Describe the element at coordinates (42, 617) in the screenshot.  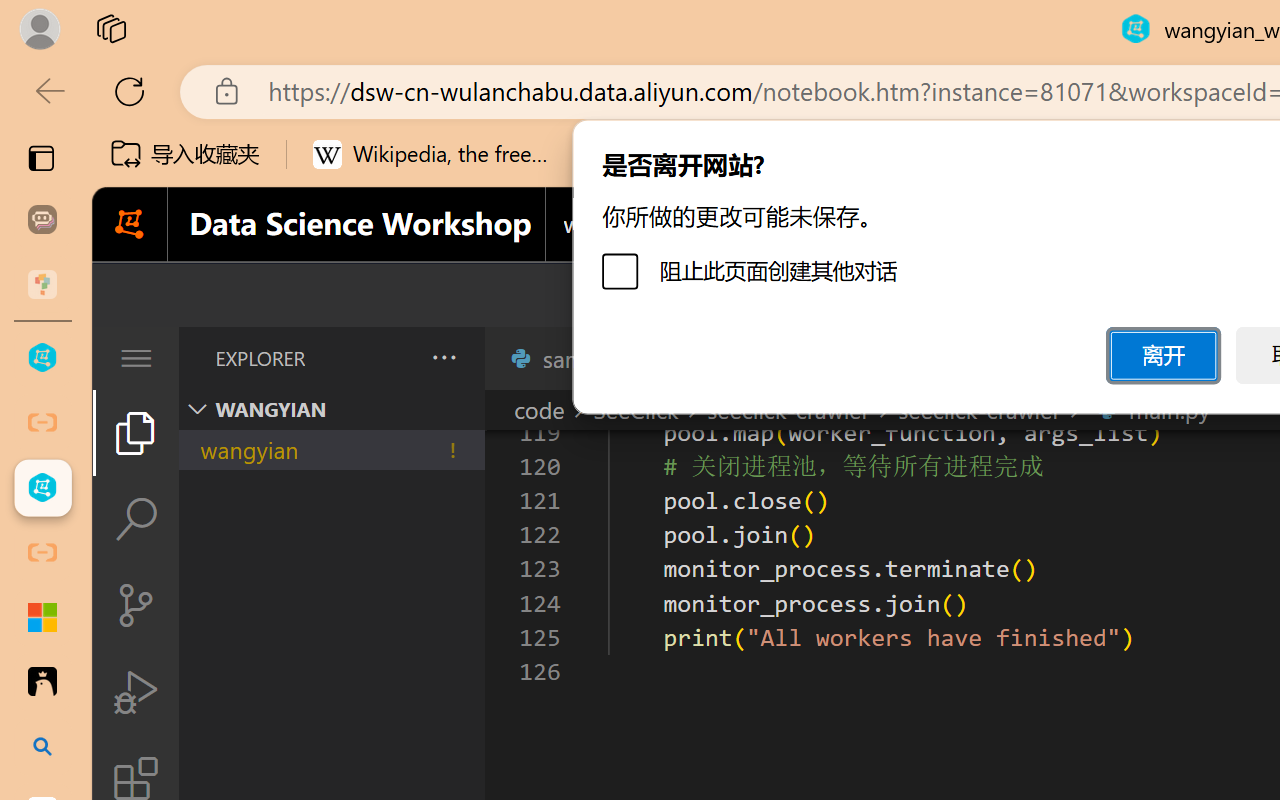
I see `'Adjust indents and spacing - Microsoft Support'` at that location.